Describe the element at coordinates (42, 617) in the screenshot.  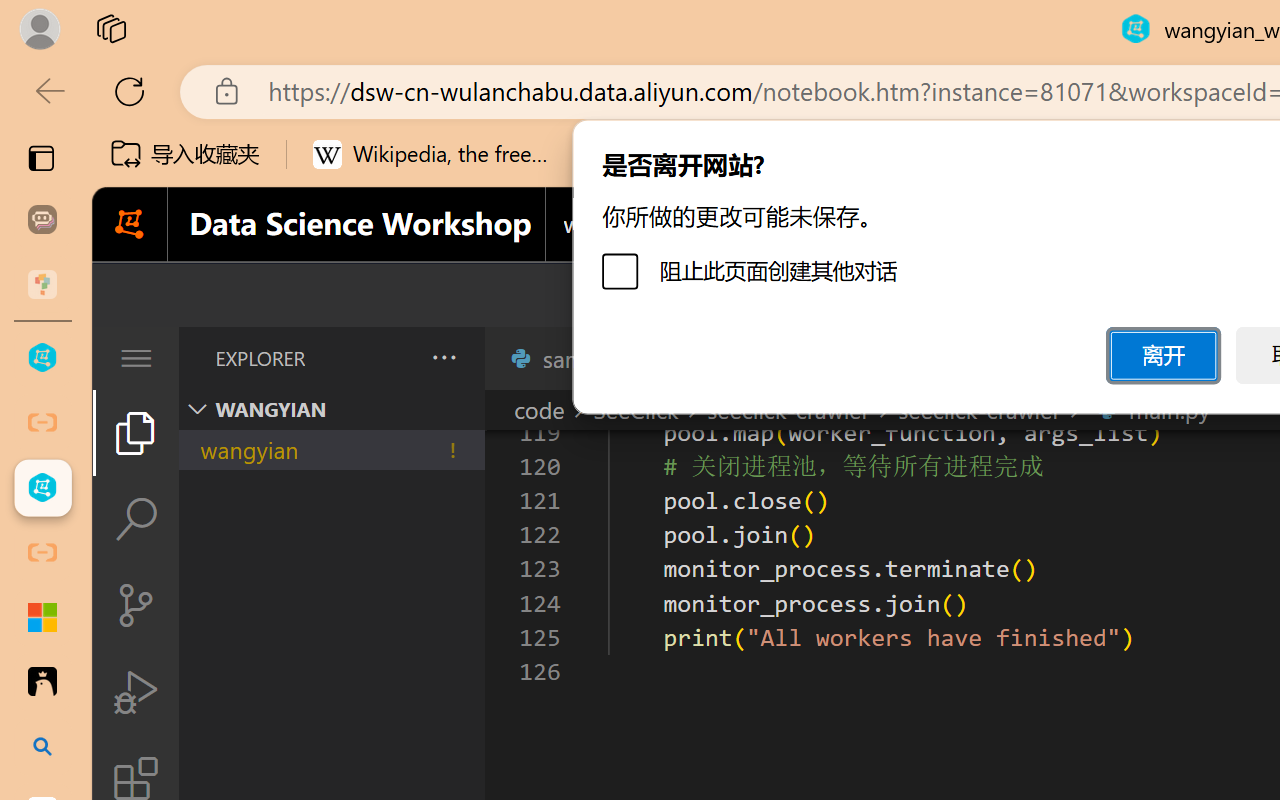
I see `'Adjust indents and spacing - Microsoft Support'` at that location.